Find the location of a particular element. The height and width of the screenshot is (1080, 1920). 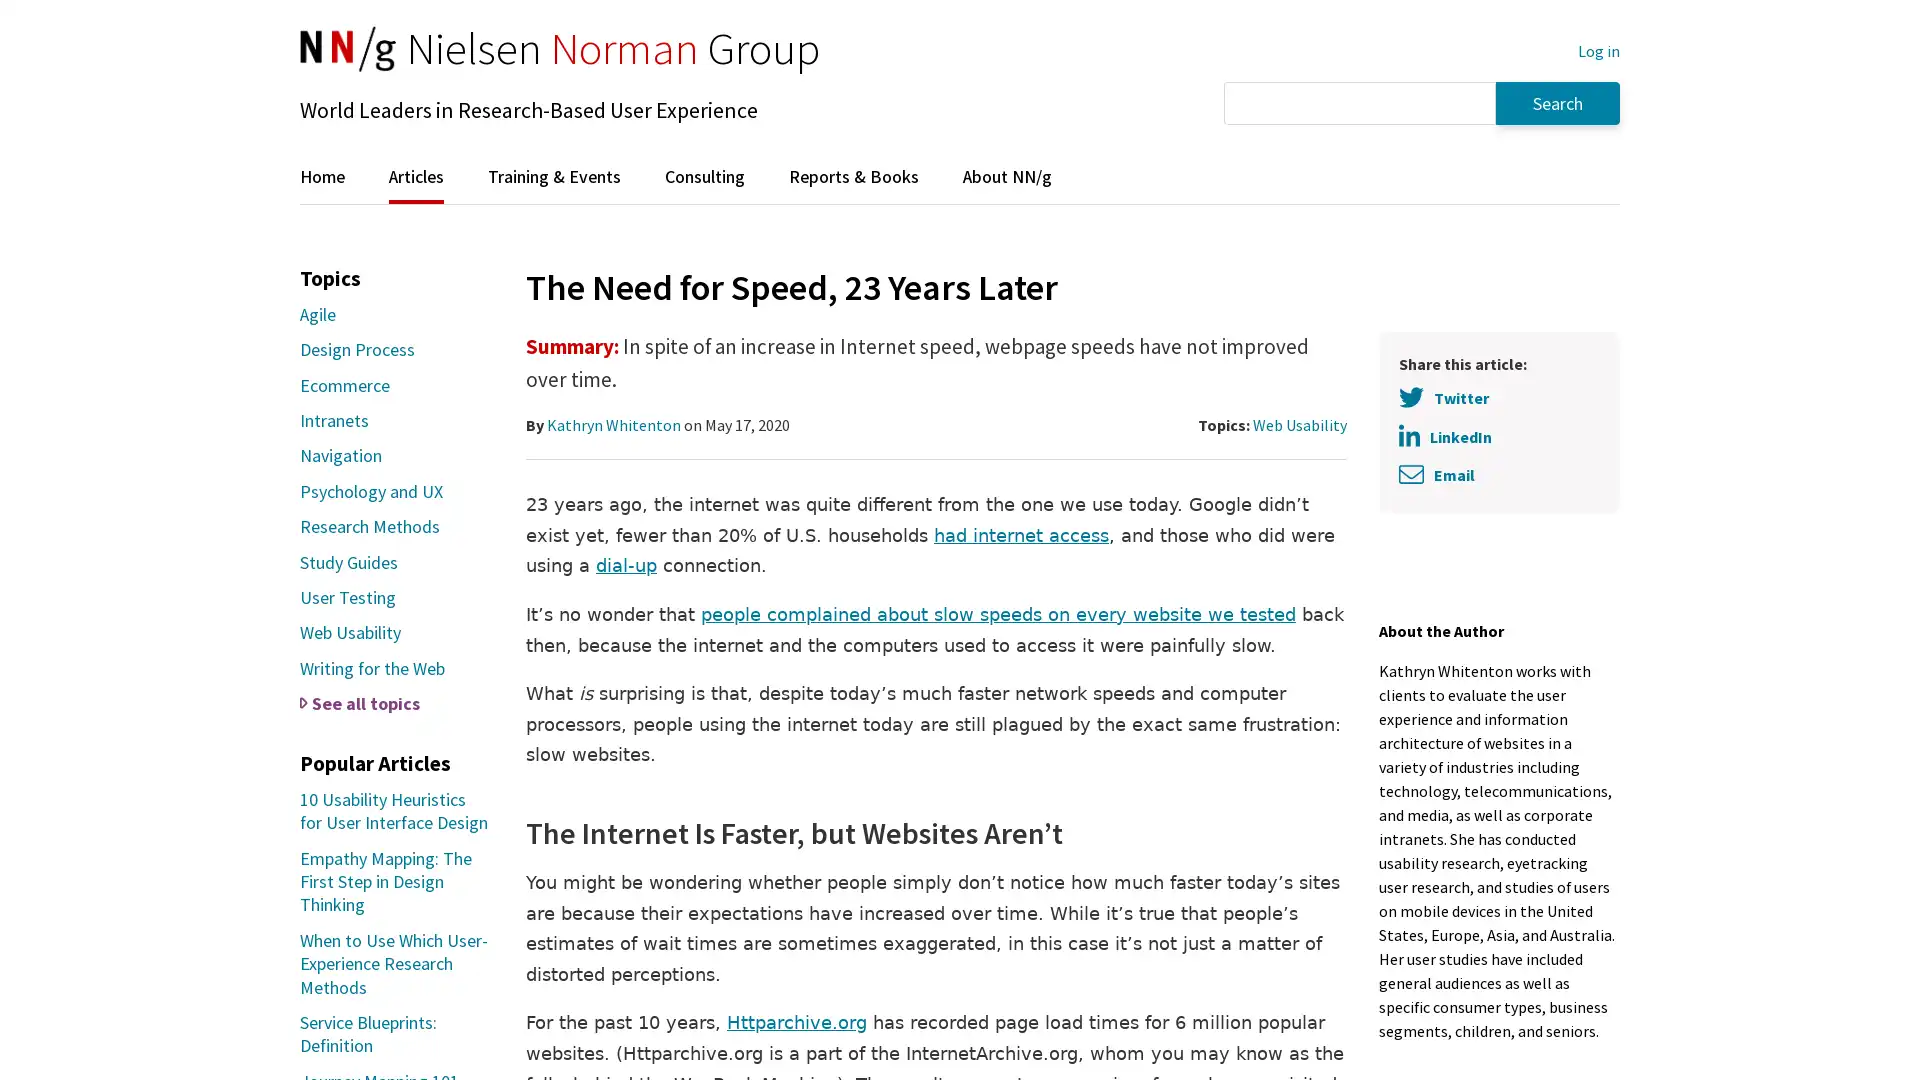

Search is located at coordinates (1557, 102).